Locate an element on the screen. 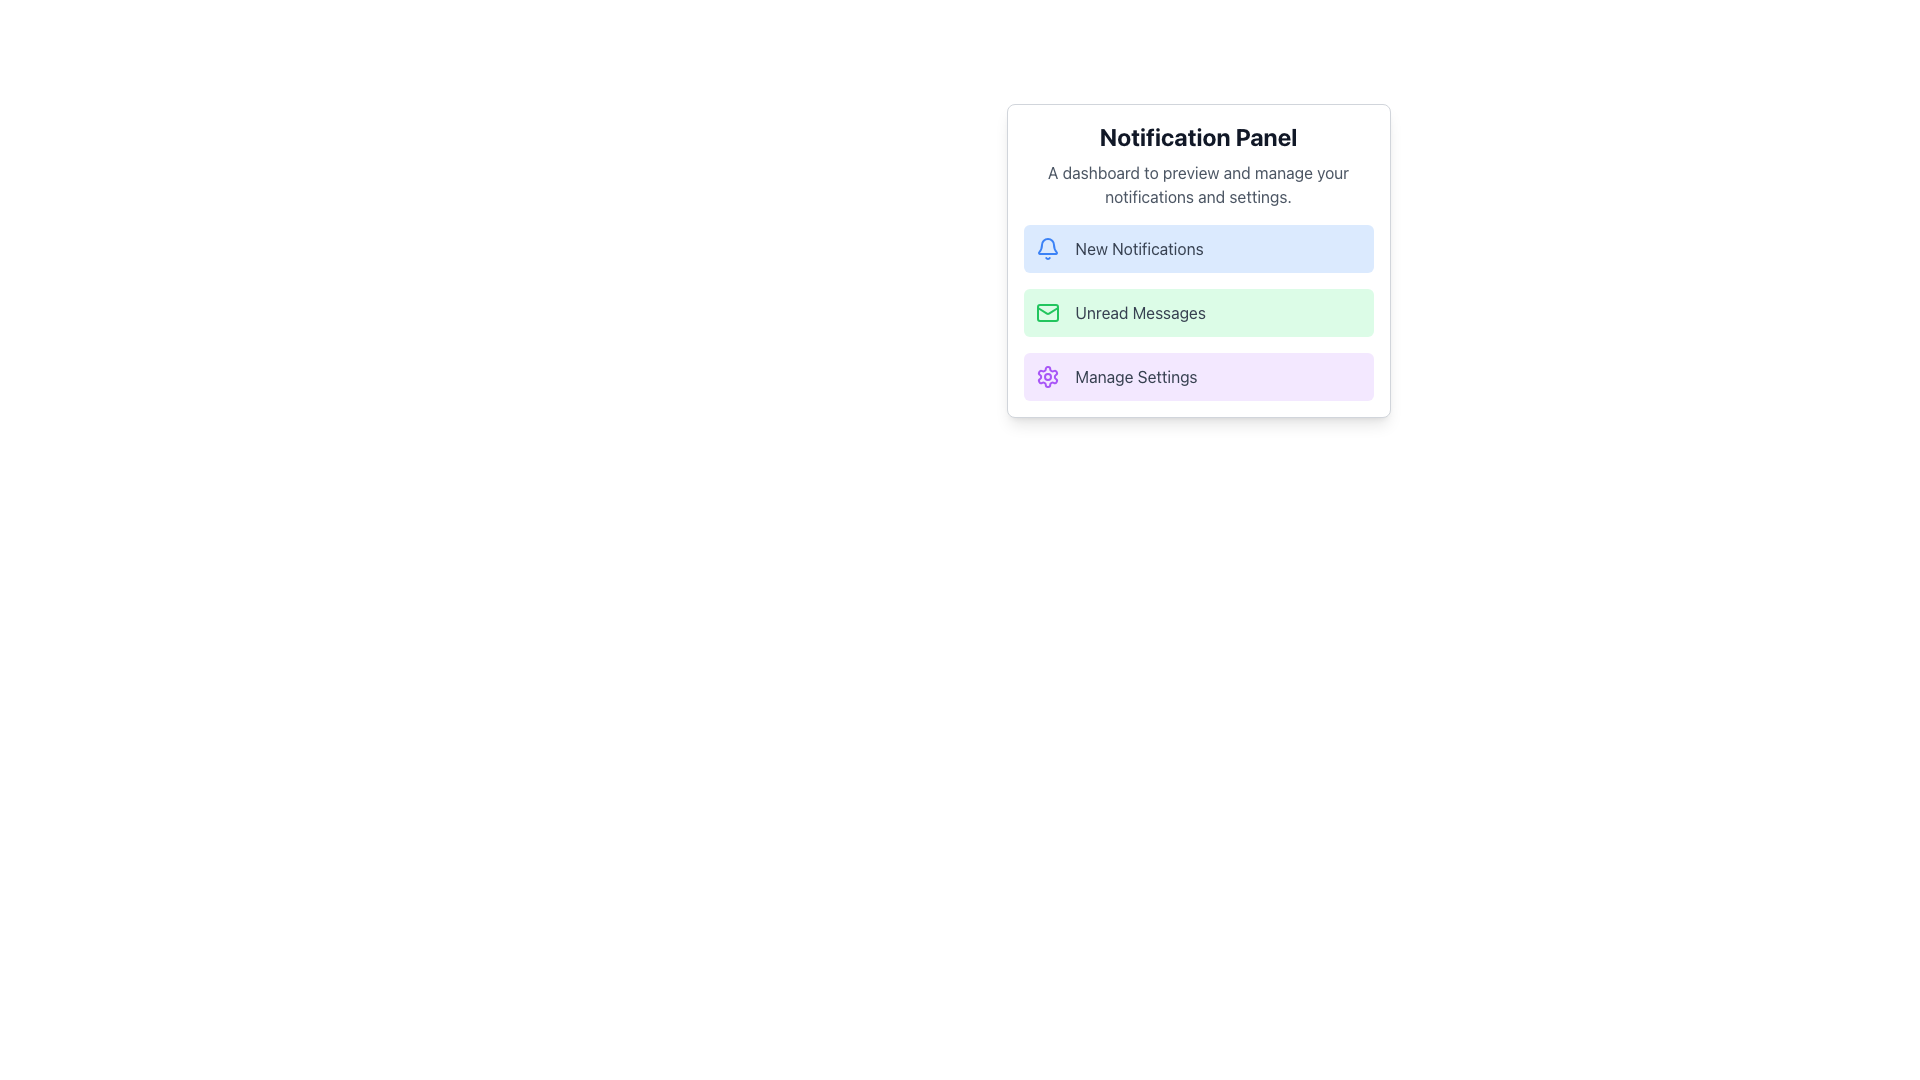  the text label indicating the availability of unread messages located in the second option of the vertical menu, between 'New Notifications' and 'Manage Settings' is located at coordinates (1140, 312).